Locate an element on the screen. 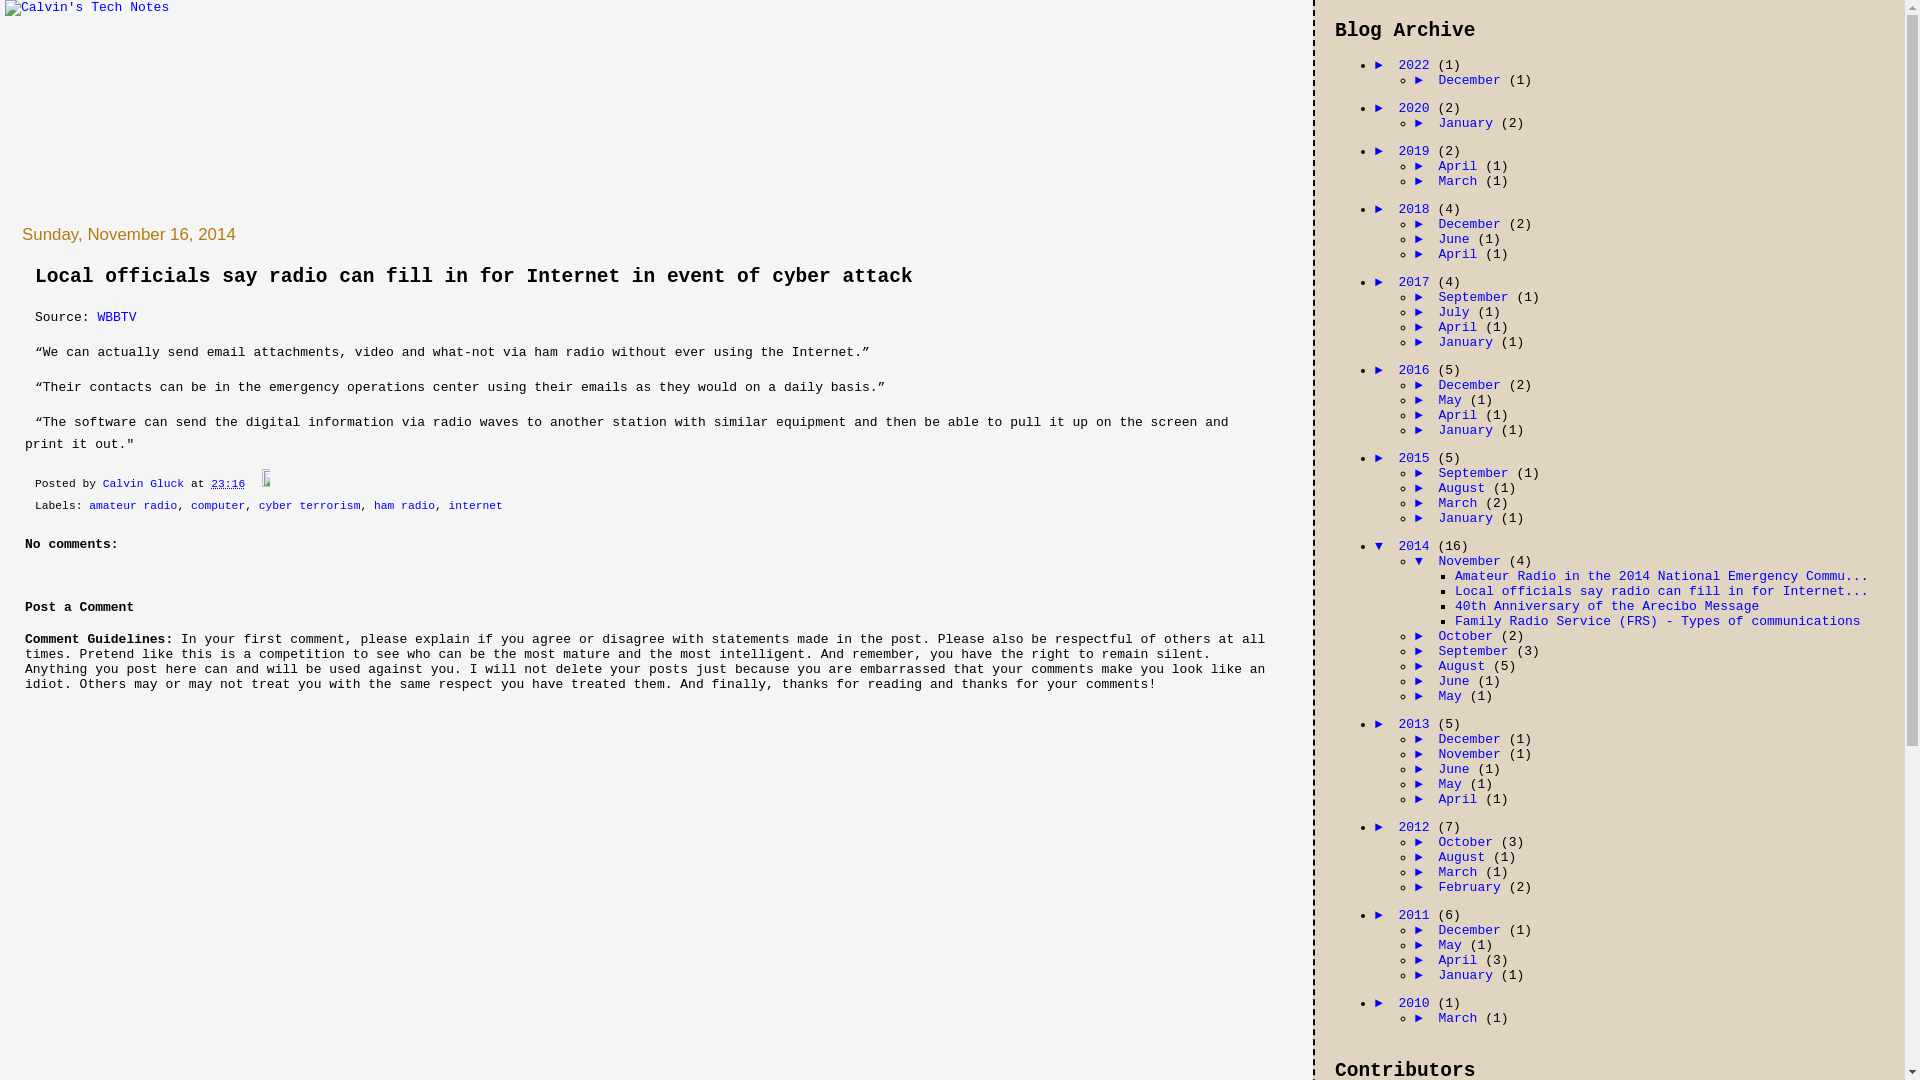 The width and height of the screenshot is (1920, 1080). 'April' is located at coordinates (1437, 326).